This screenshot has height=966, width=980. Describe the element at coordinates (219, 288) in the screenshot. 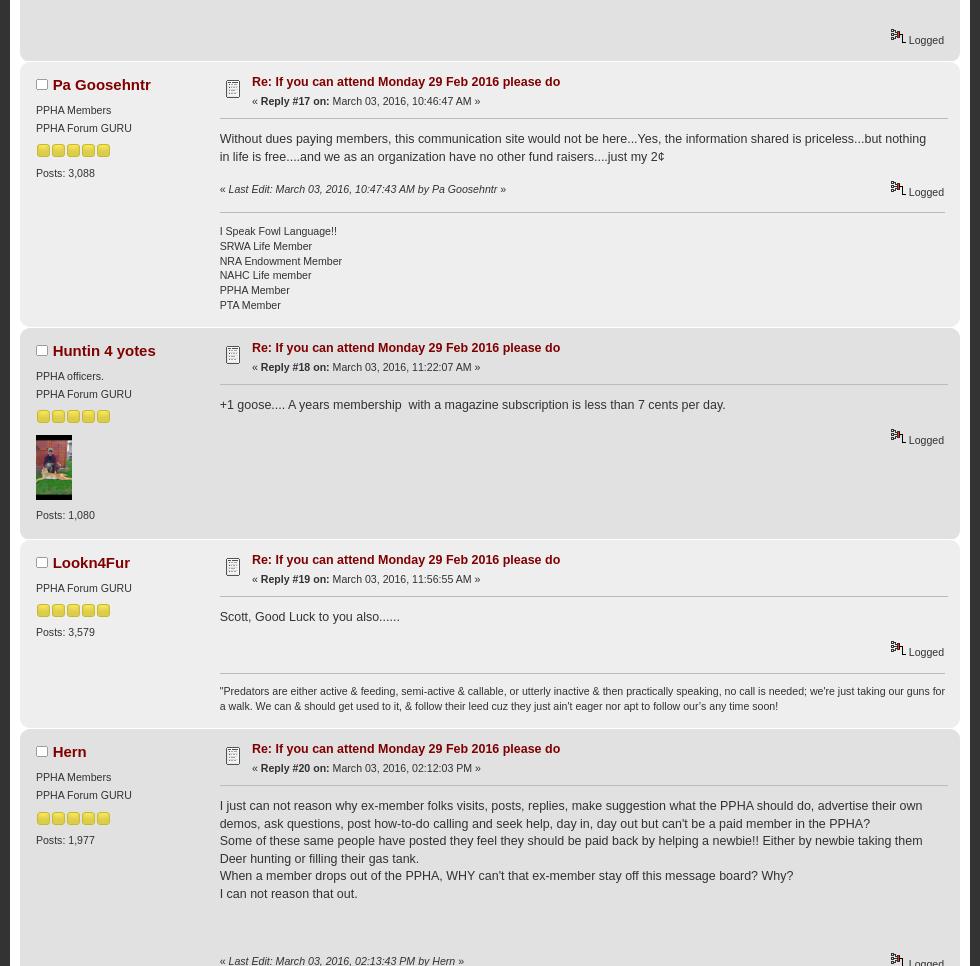

I see `'PPHA Member'` at that location.